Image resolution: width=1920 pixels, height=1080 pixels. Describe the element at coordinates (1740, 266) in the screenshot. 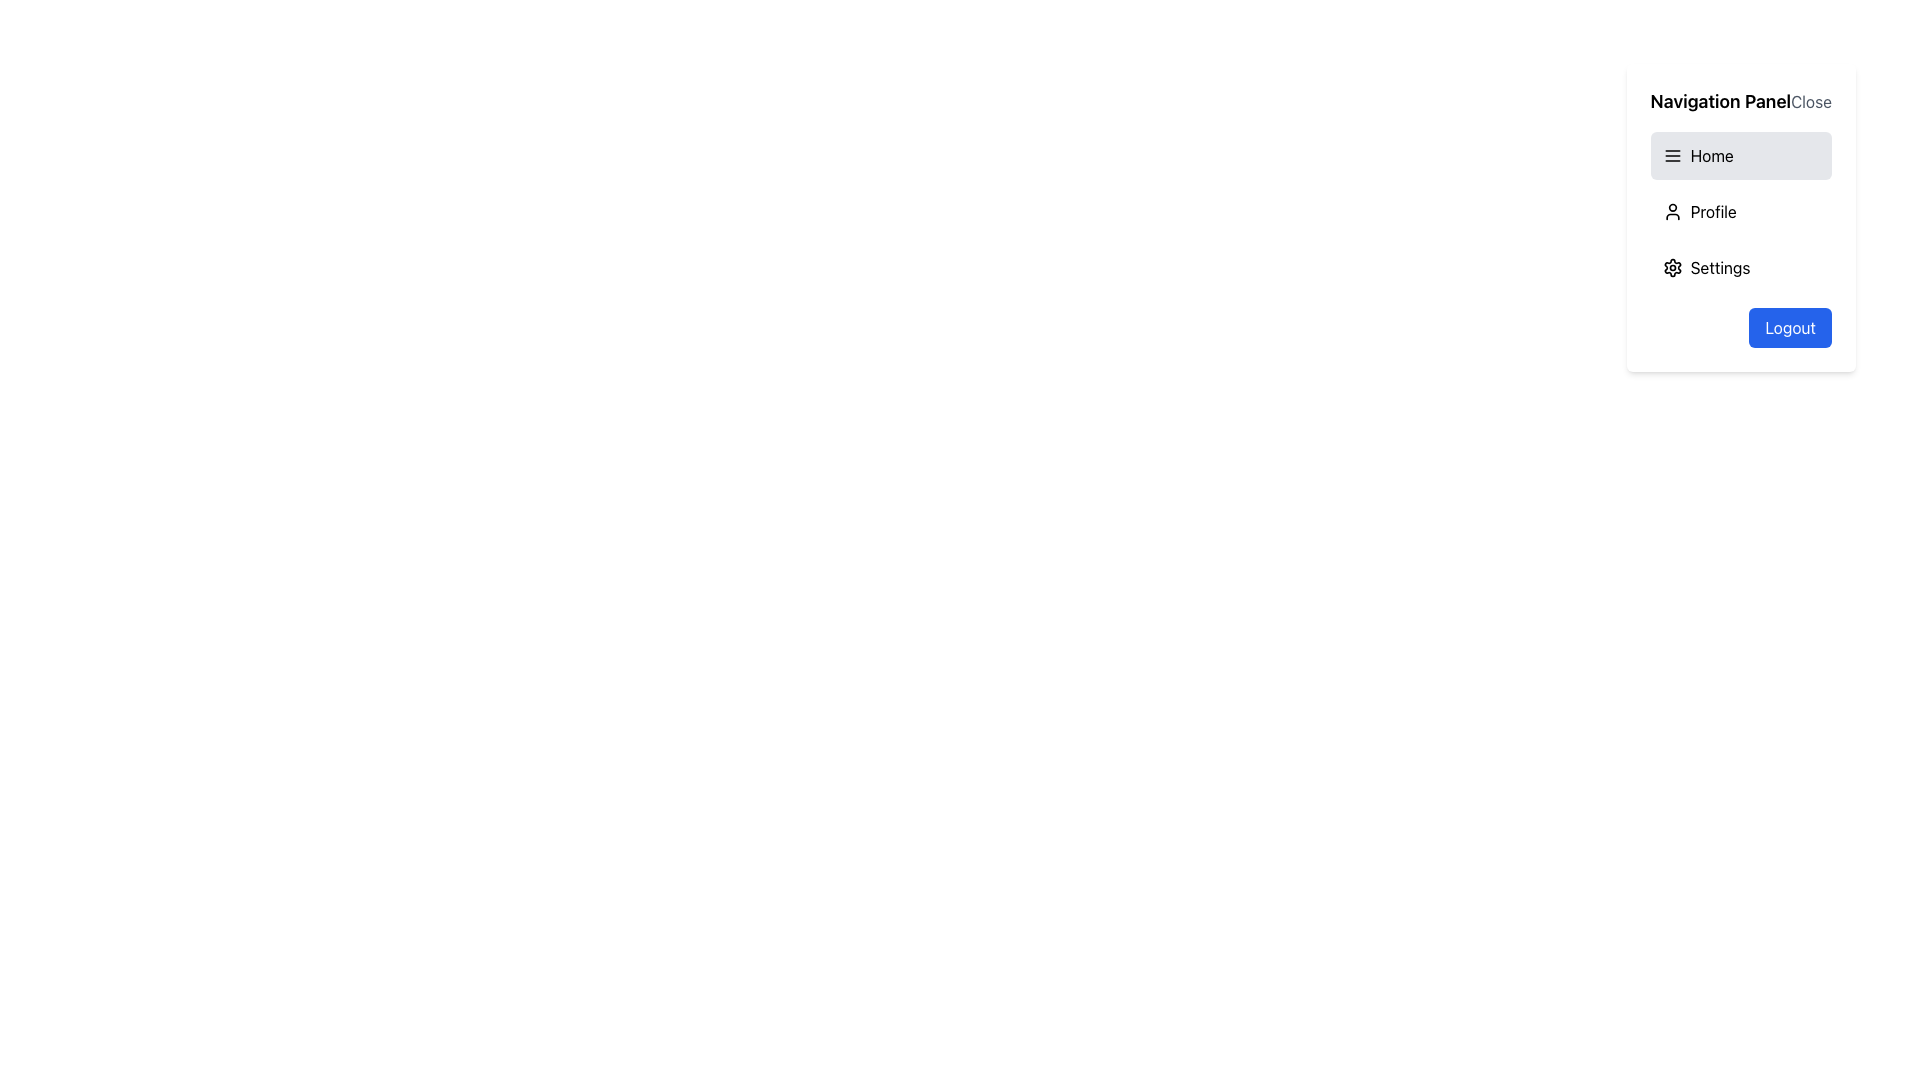

I see `the 'Settings' button, which features a cogwheel icon and is the third item in the sidebar navigation` at that location.